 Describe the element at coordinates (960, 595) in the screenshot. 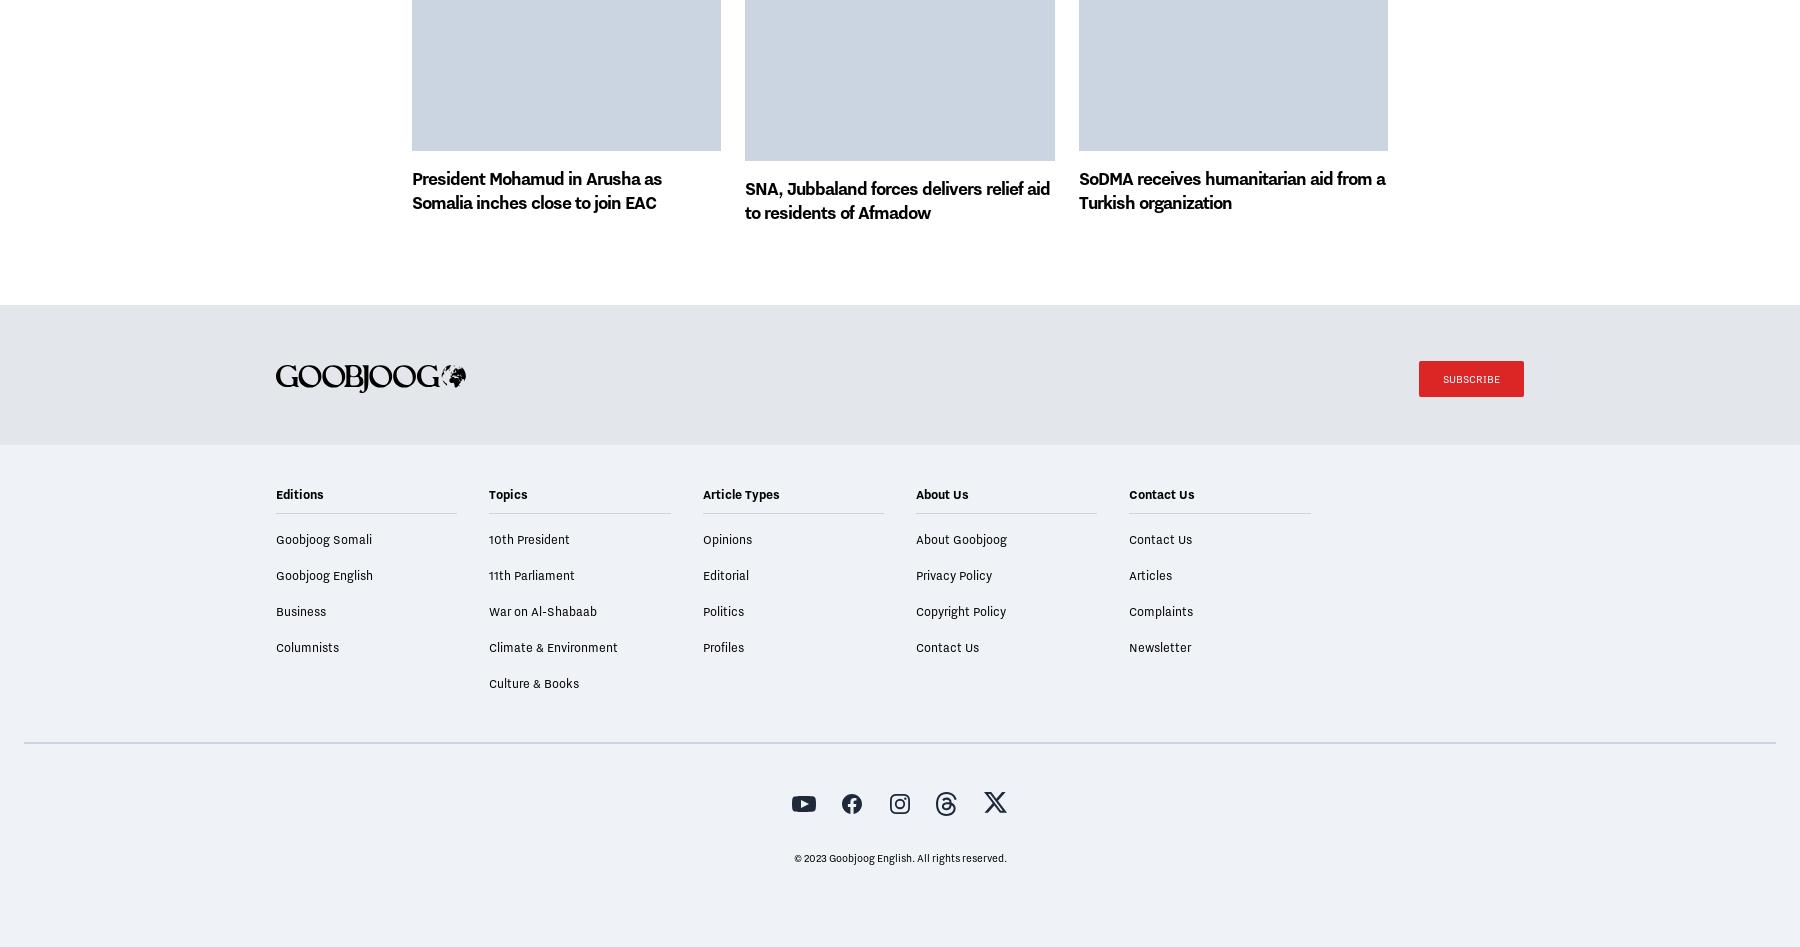

I see `'About Goobjoog'` at that location.